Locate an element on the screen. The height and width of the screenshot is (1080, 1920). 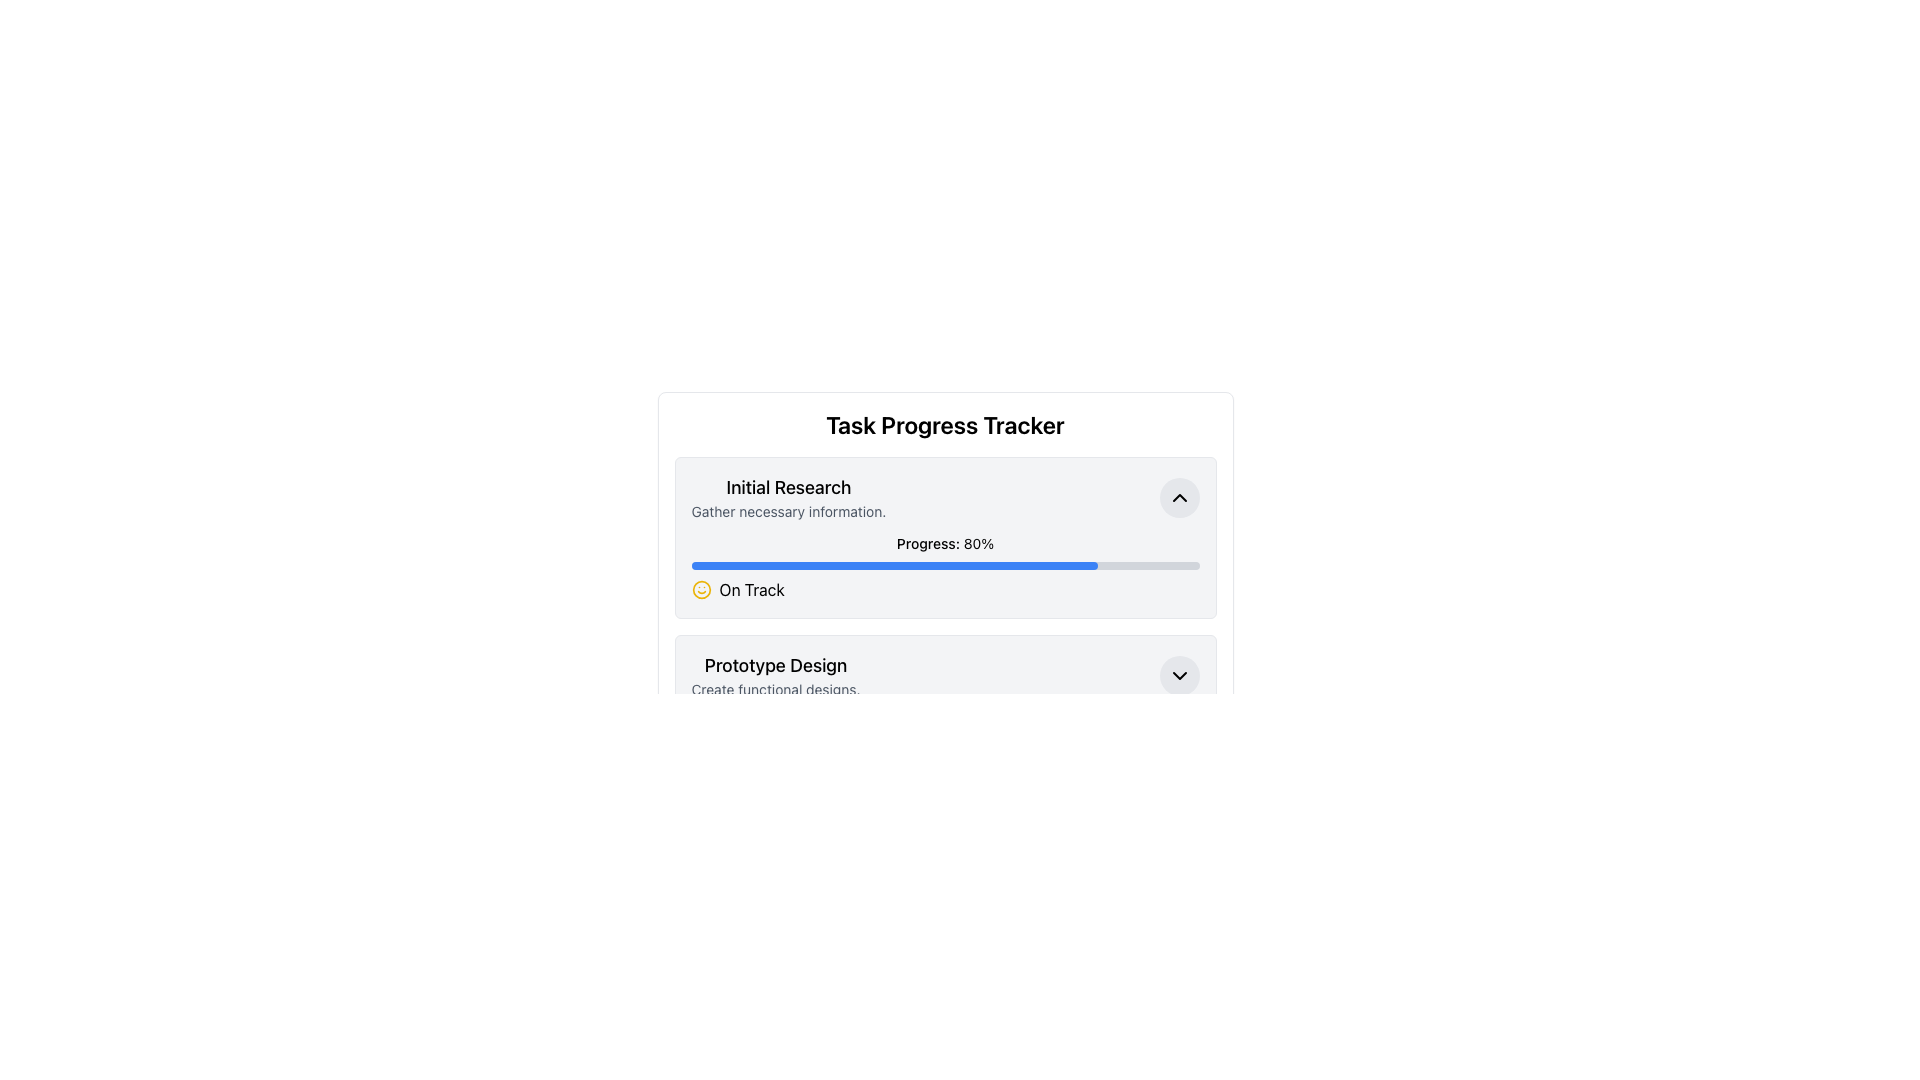
the text label located in the lower section of the 'Task Progress Tracker', which provides the name and brief description of the task, distinctly below the 'Initial Research' section is located at coordinates (775, 675).